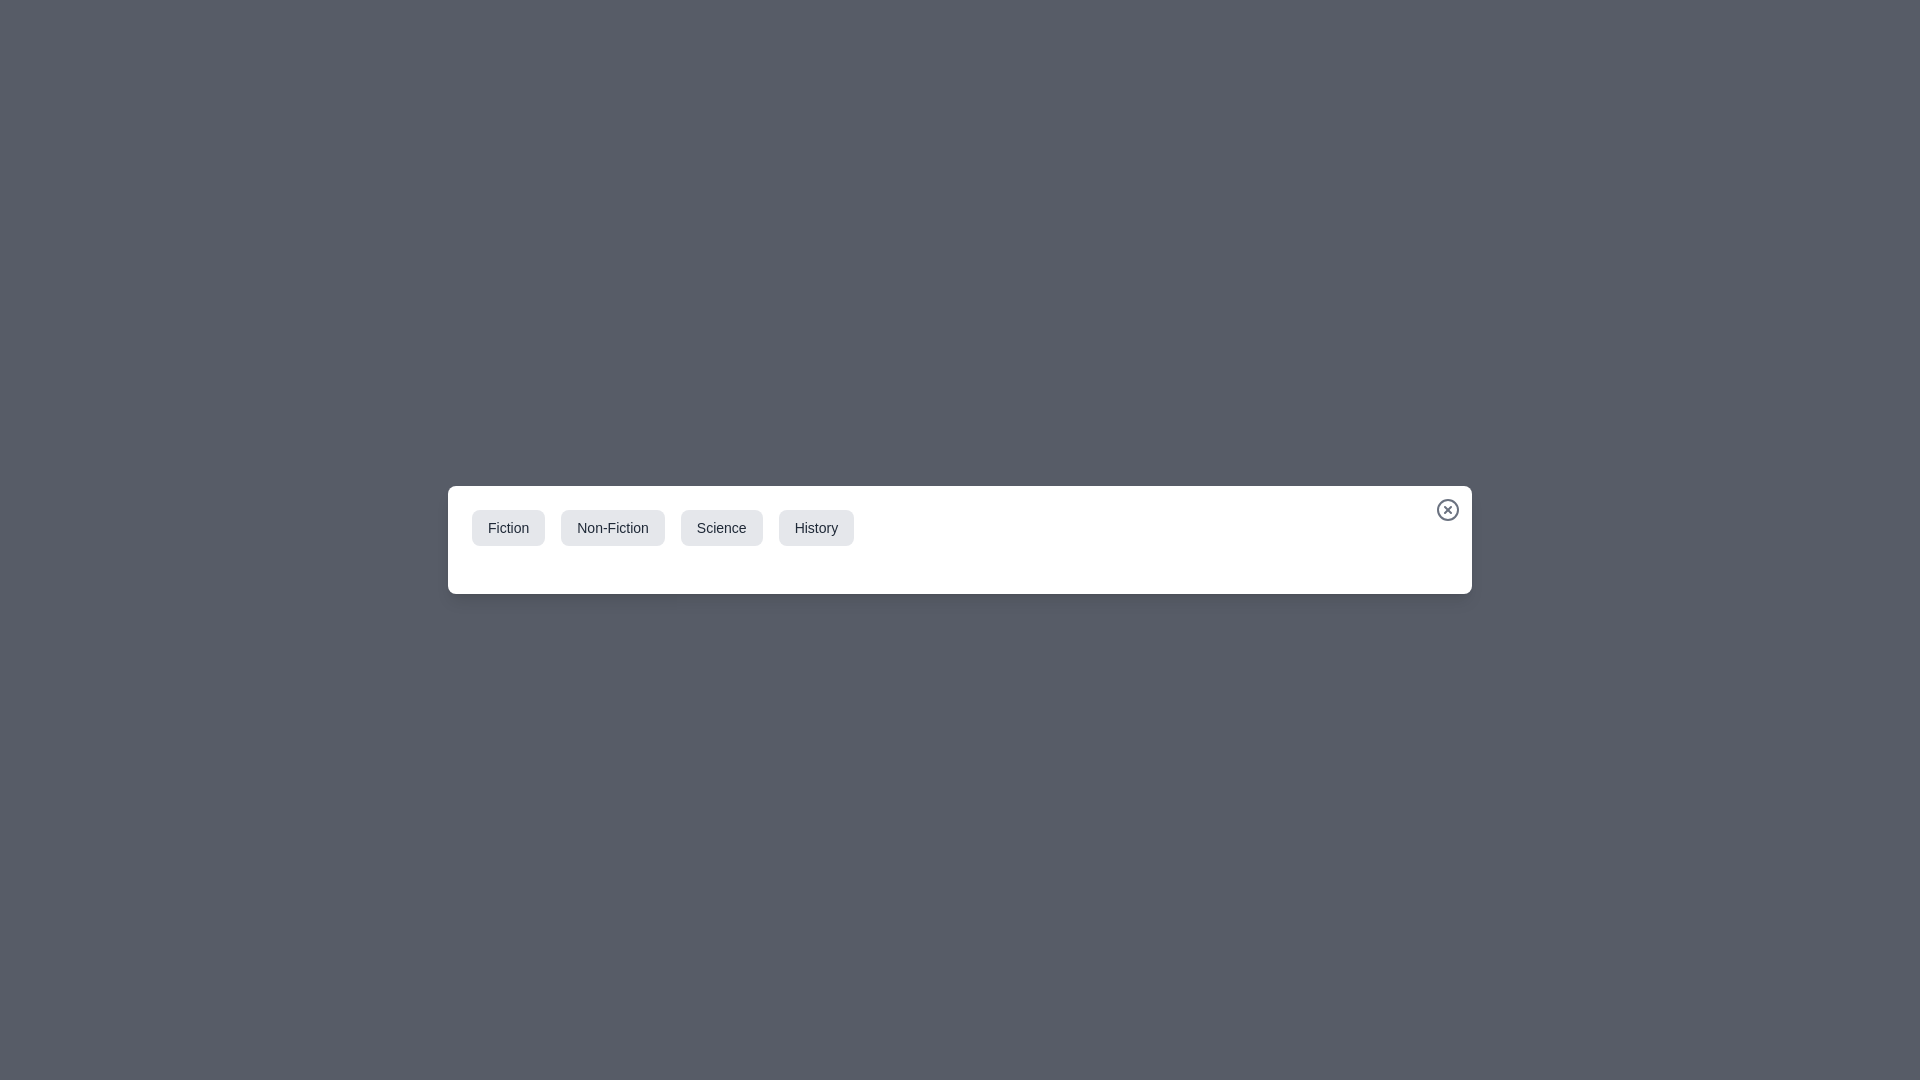 The width and height of the screenshot is (1920, 1080). Describe the element at coordinates (720, 527) in the screenshot. I see `the Science tab to preview its hover effect` at that location.